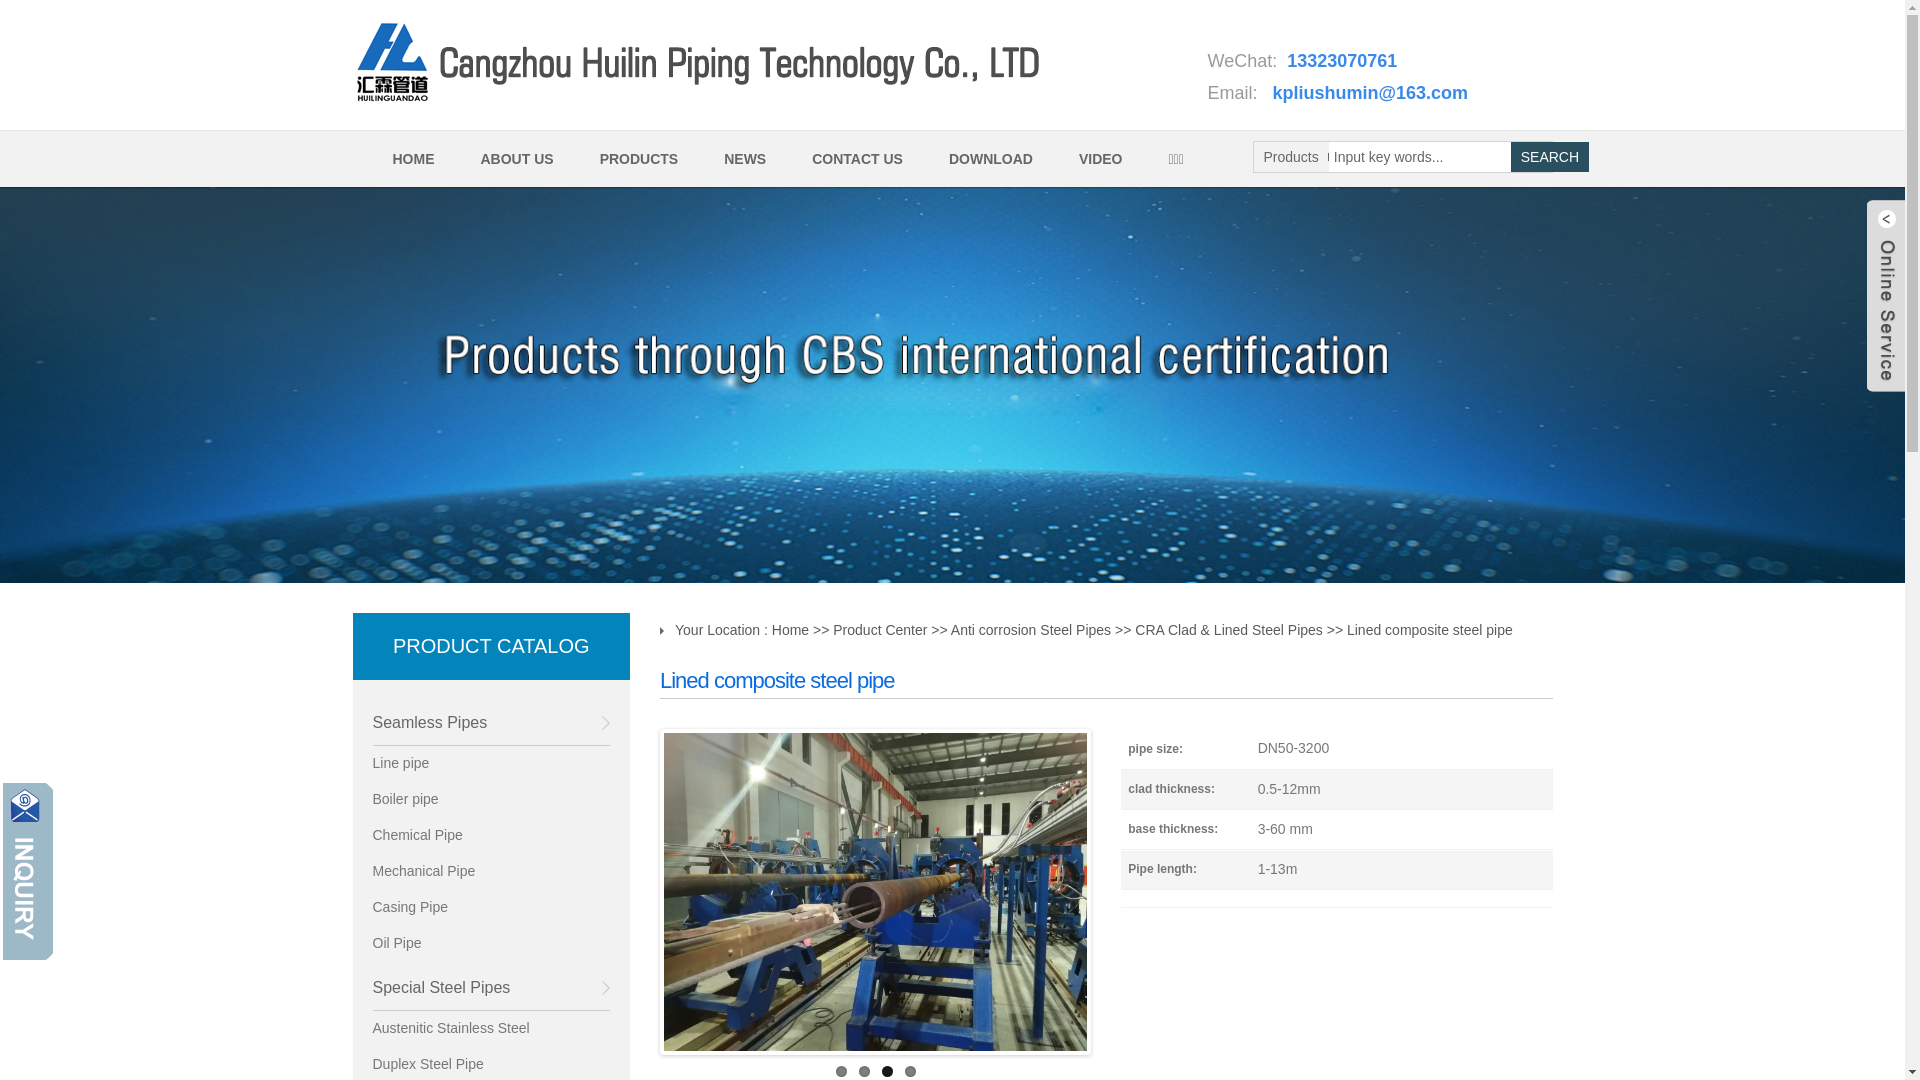  What do you see at coordinates (490, 763) in the screenshot?
I see `'Line pipe'` at bounding box center [490, 763].